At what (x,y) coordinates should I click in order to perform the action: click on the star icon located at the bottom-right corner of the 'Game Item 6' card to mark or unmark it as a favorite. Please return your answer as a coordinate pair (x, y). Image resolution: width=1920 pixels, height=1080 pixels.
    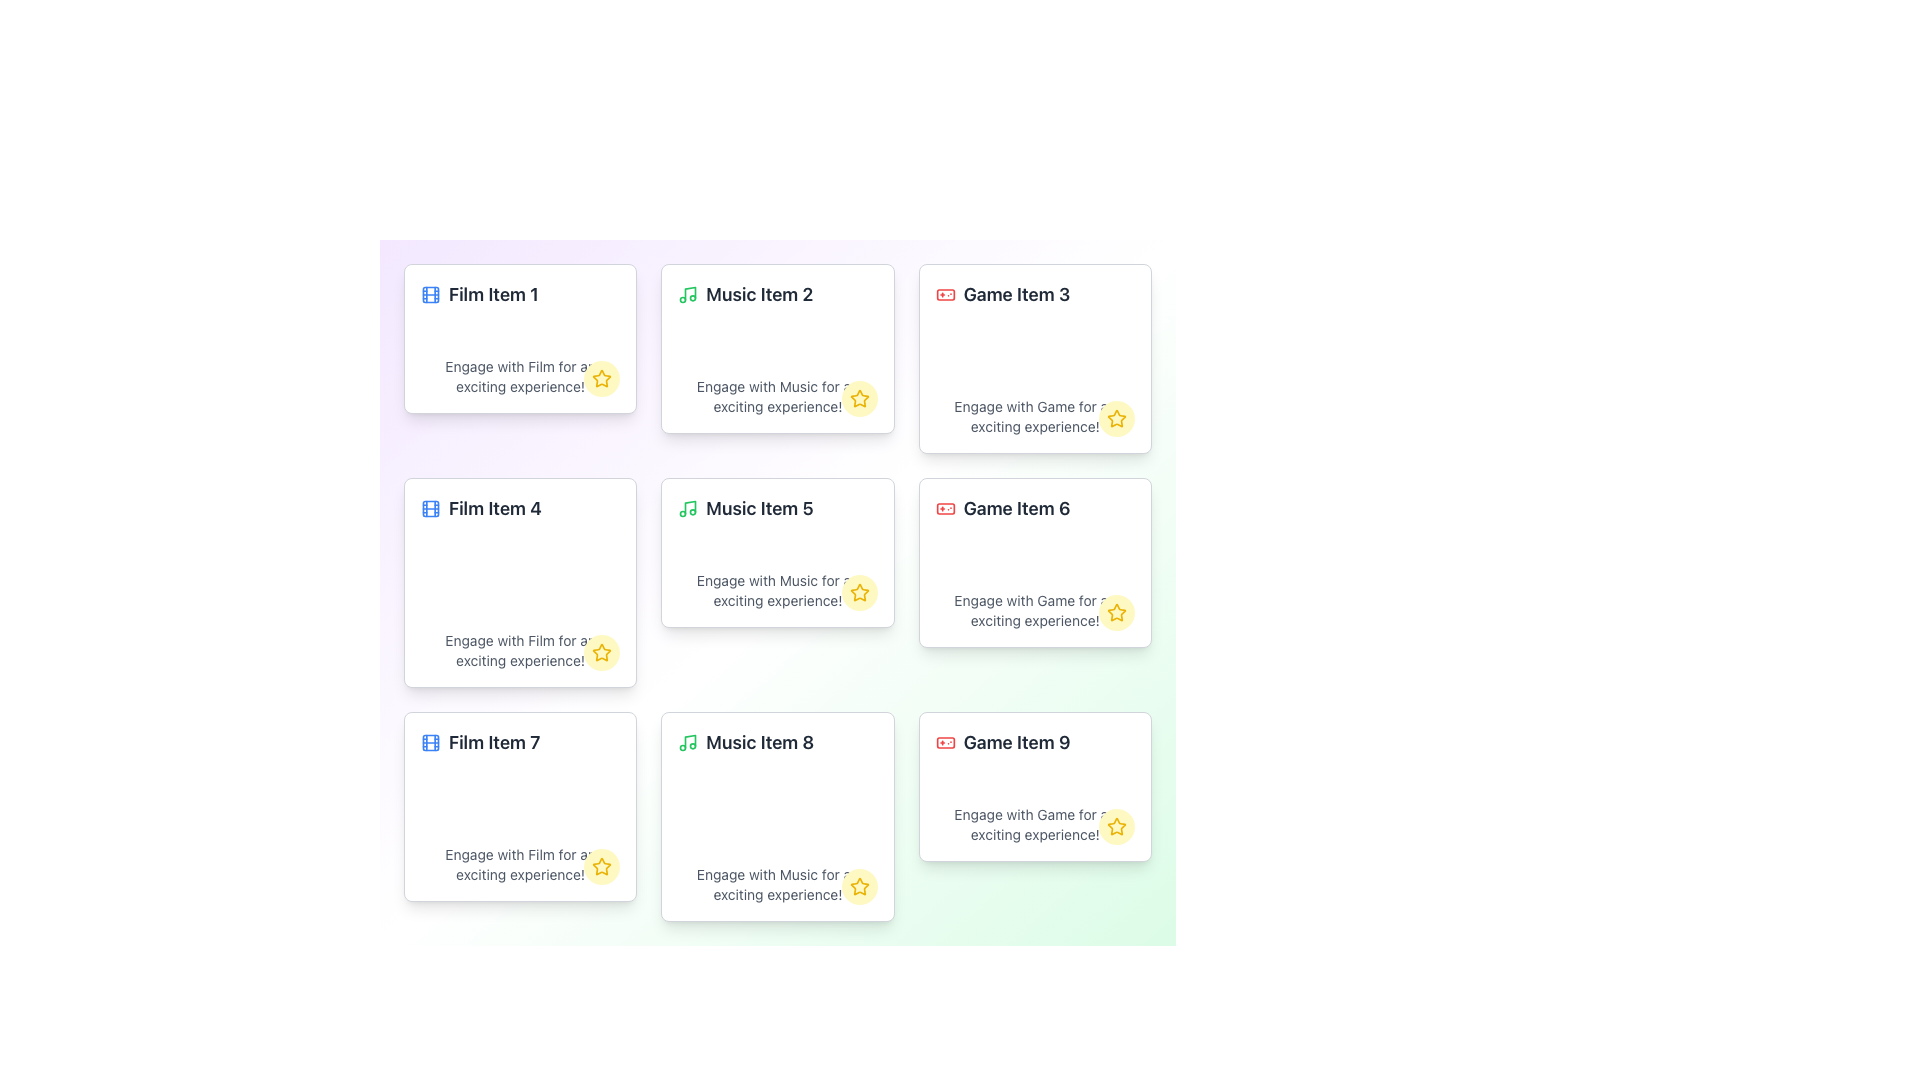
    Looking at the image, I should click on (1115, 611).